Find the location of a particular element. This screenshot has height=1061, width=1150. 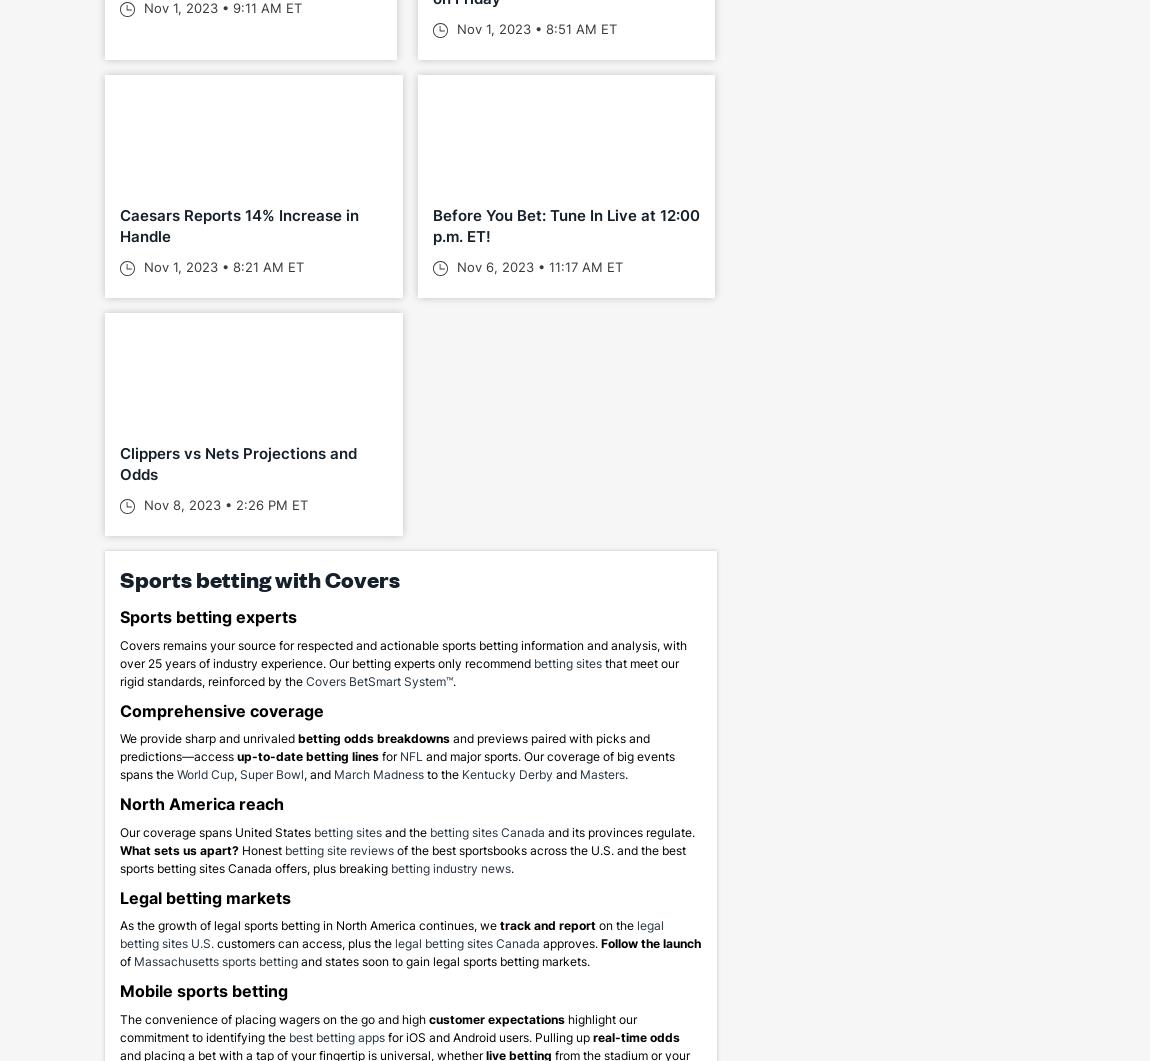

',' is located at coordinates (236, 774).